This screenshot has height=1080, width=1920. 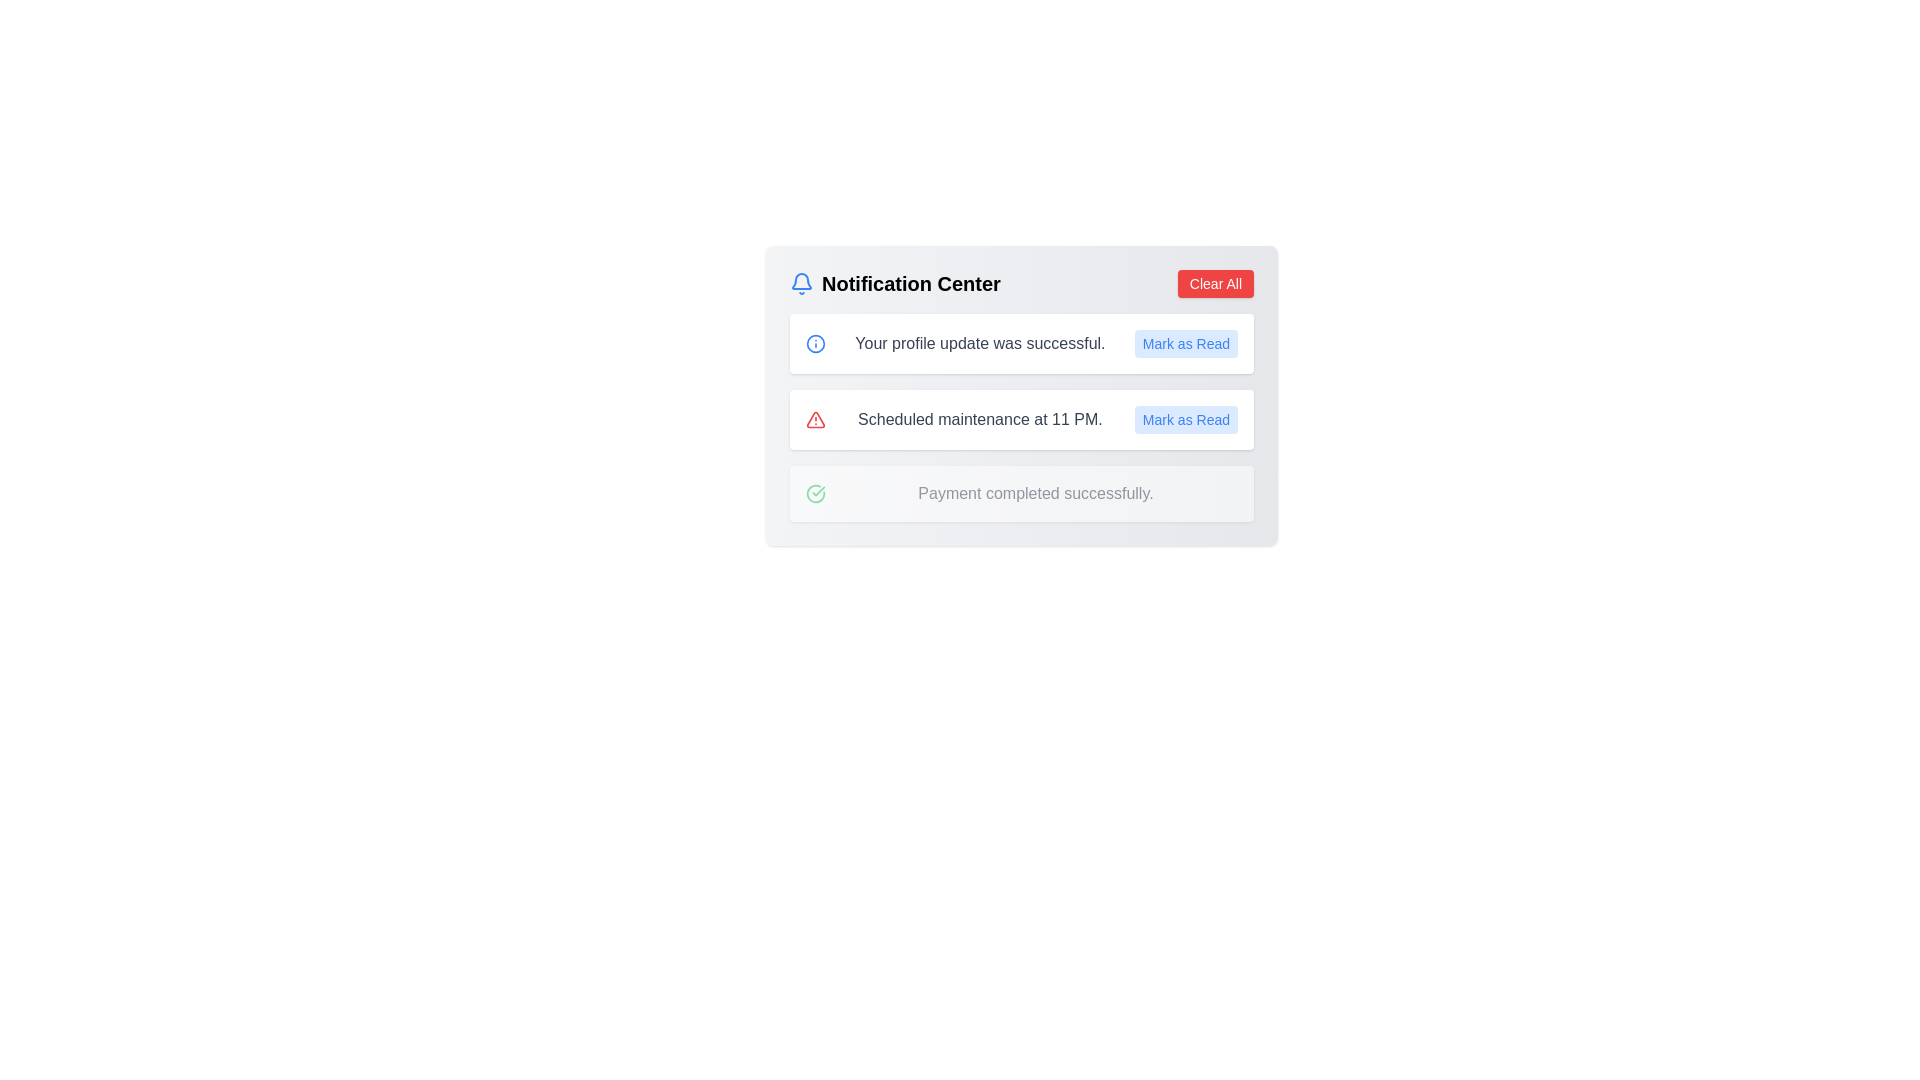 I want to click on the Label or Header Text located at the top-left portion of the notification center panel, which is adjacent to a notification bell icon on the left and a 'Clear All' button on the right, so click(x=910, y=284).